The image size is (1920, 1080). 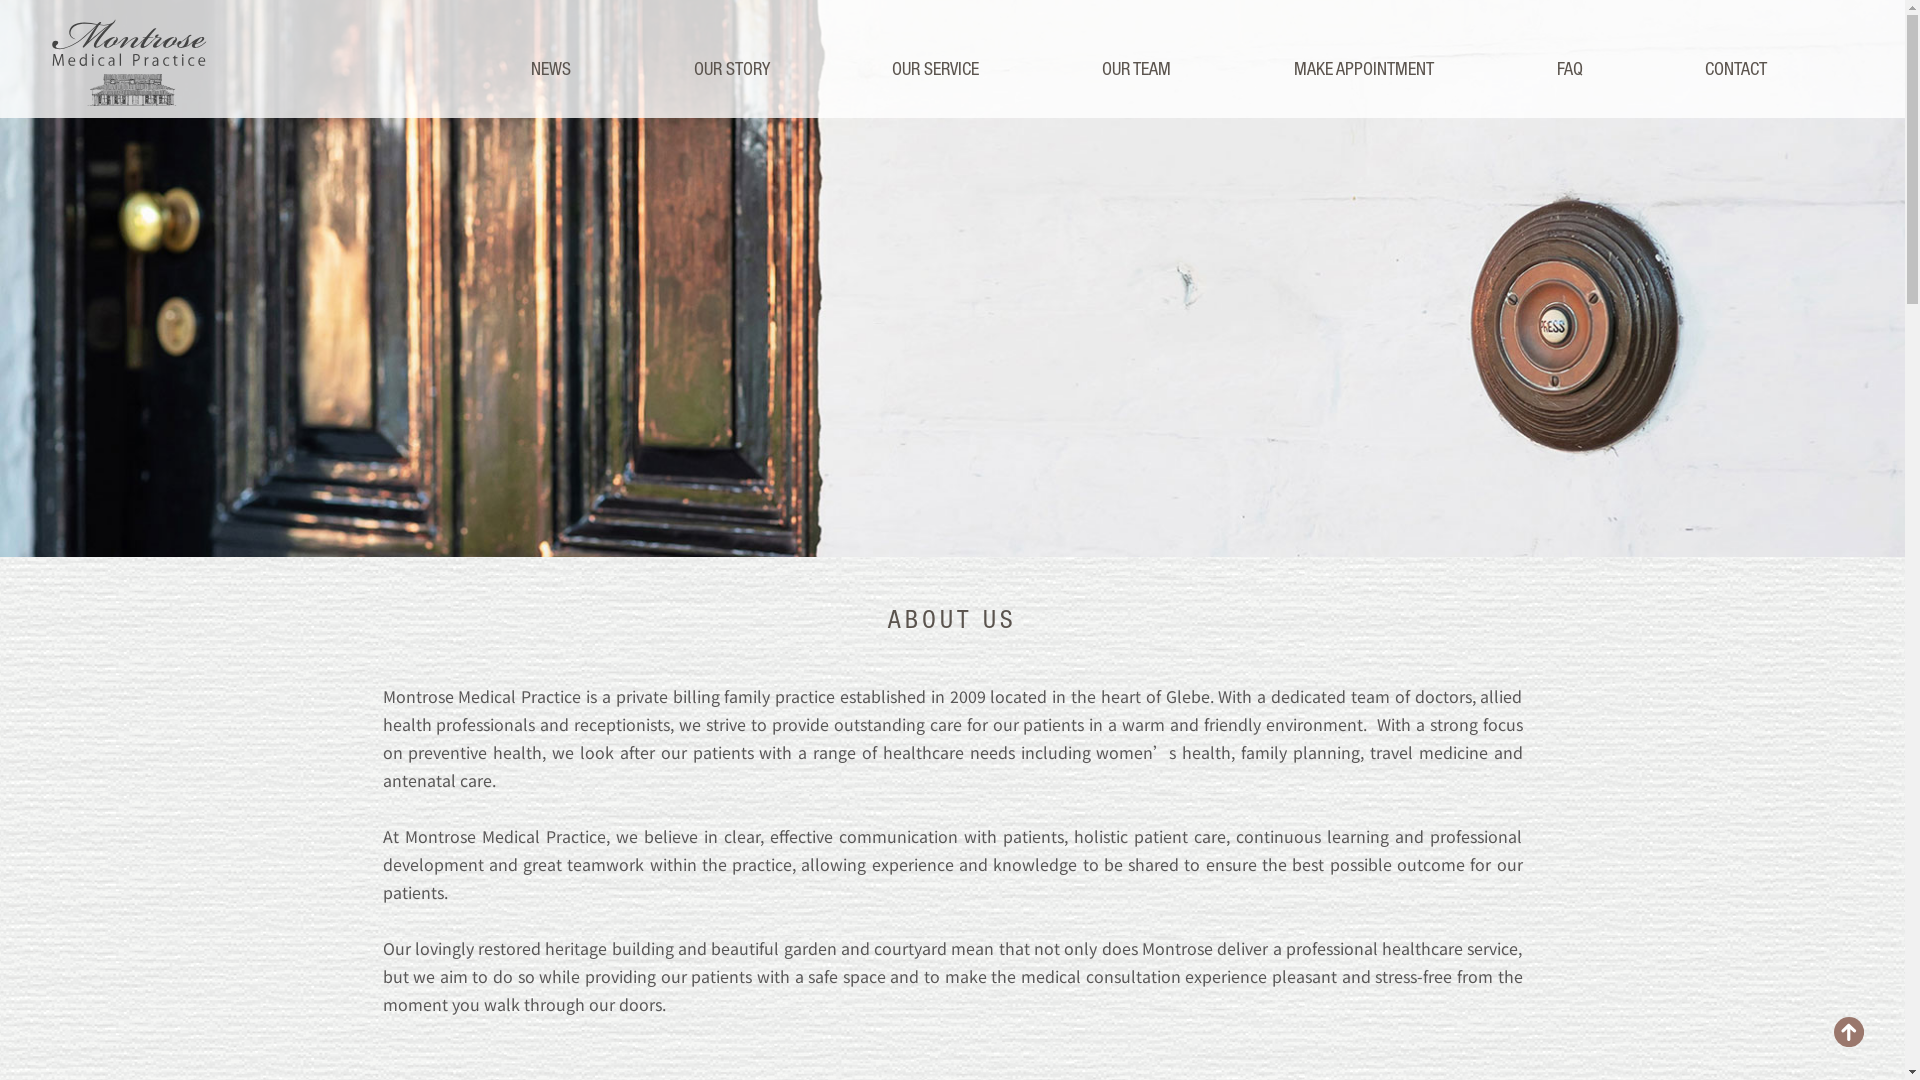 What do you see at coordinates (1568, 68) in the screenshot?
I see `'FAQ'` at bounding box center [1568, 68].